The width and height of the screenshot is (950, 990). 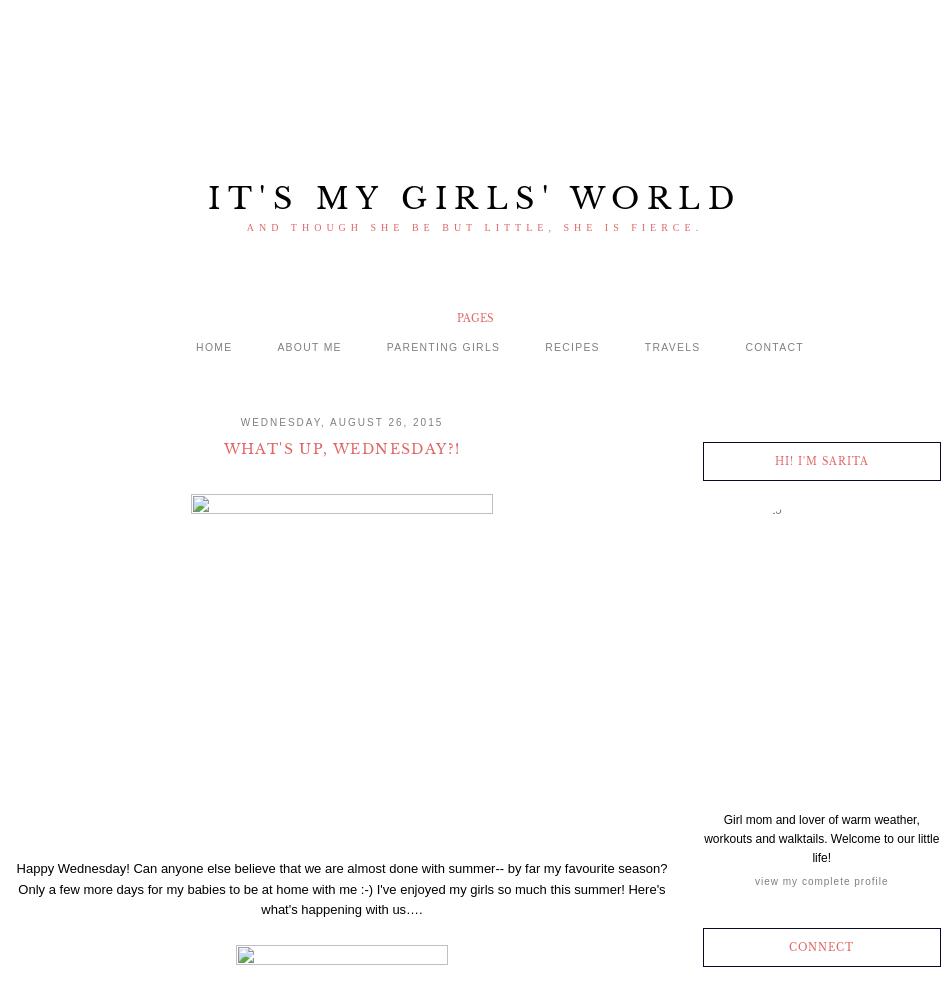 What do you see at coordinates (820, 881) in the screenshot?
I see `'View my complete profile'` at bounding box center [820, 881].